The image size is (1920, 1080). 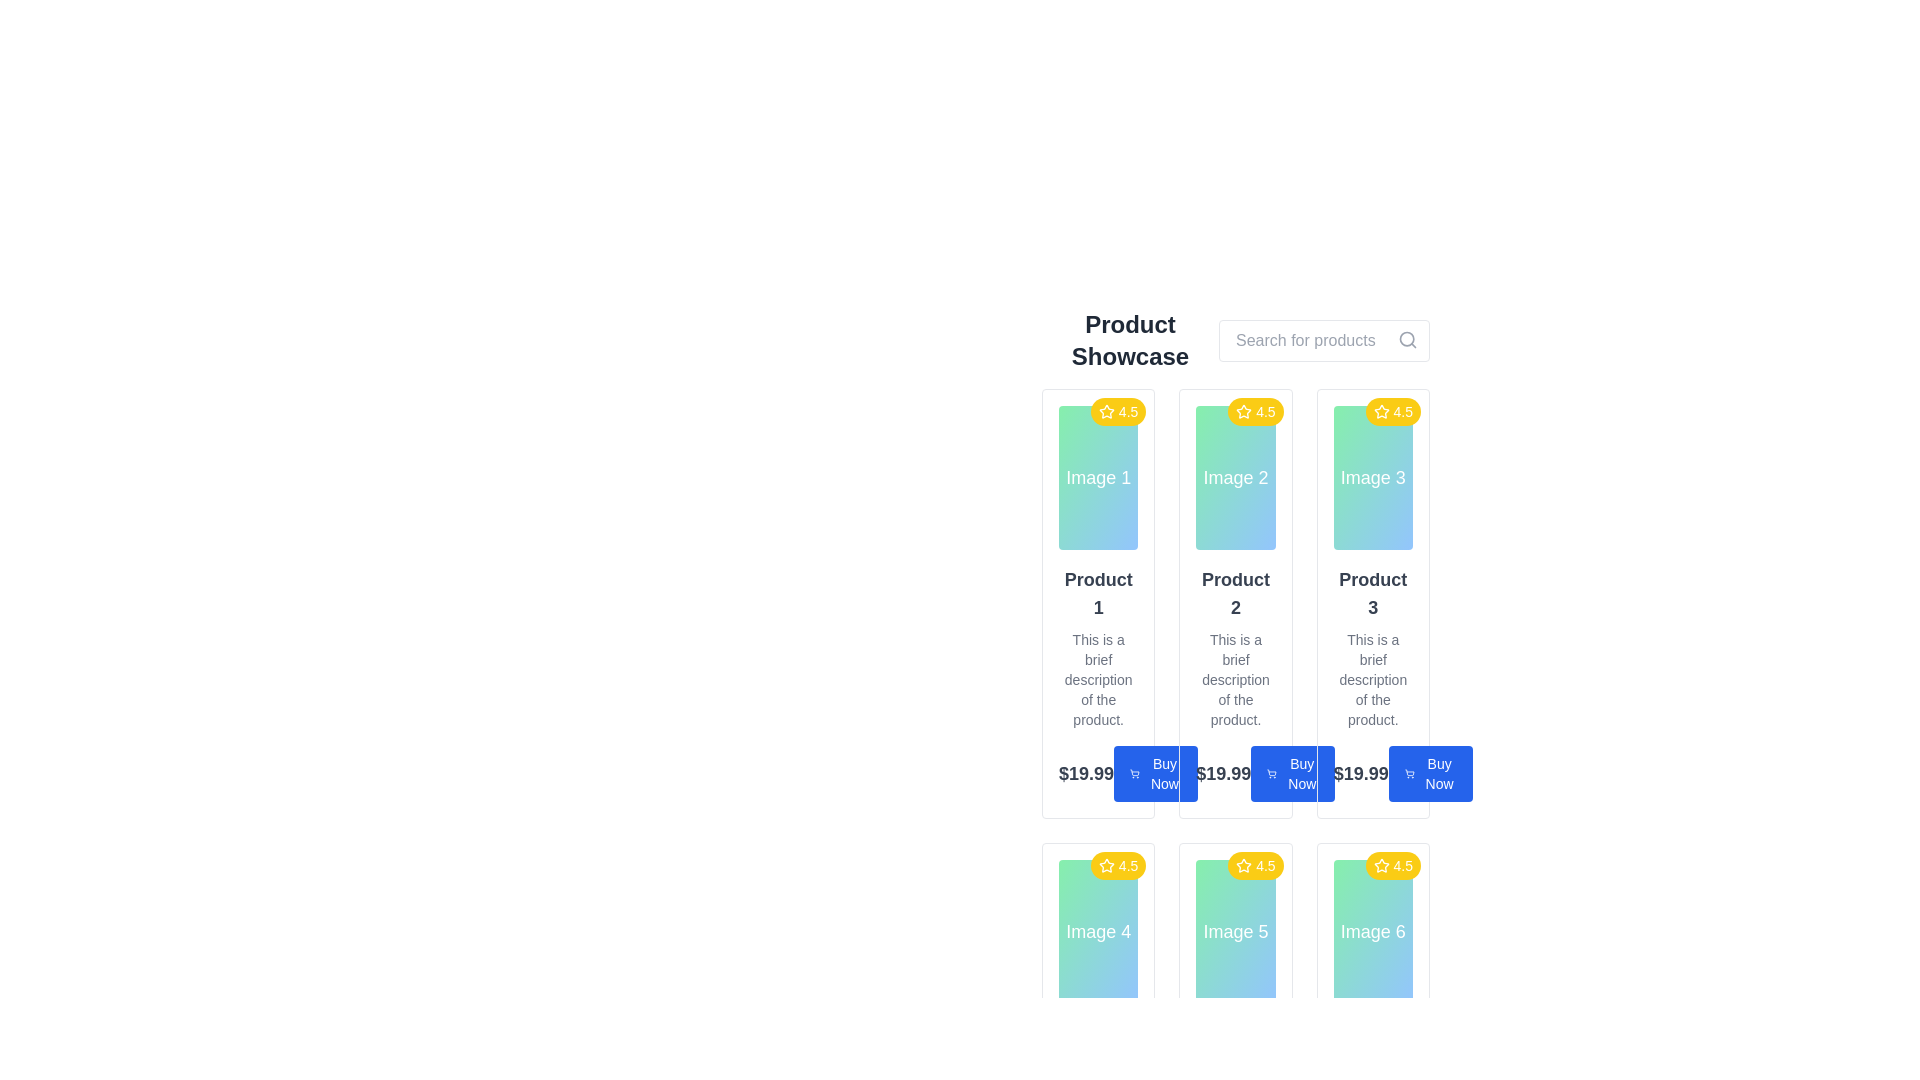 I want to click on the text label inside the first card of the second row in the grid, so click(x=1097, y=932).